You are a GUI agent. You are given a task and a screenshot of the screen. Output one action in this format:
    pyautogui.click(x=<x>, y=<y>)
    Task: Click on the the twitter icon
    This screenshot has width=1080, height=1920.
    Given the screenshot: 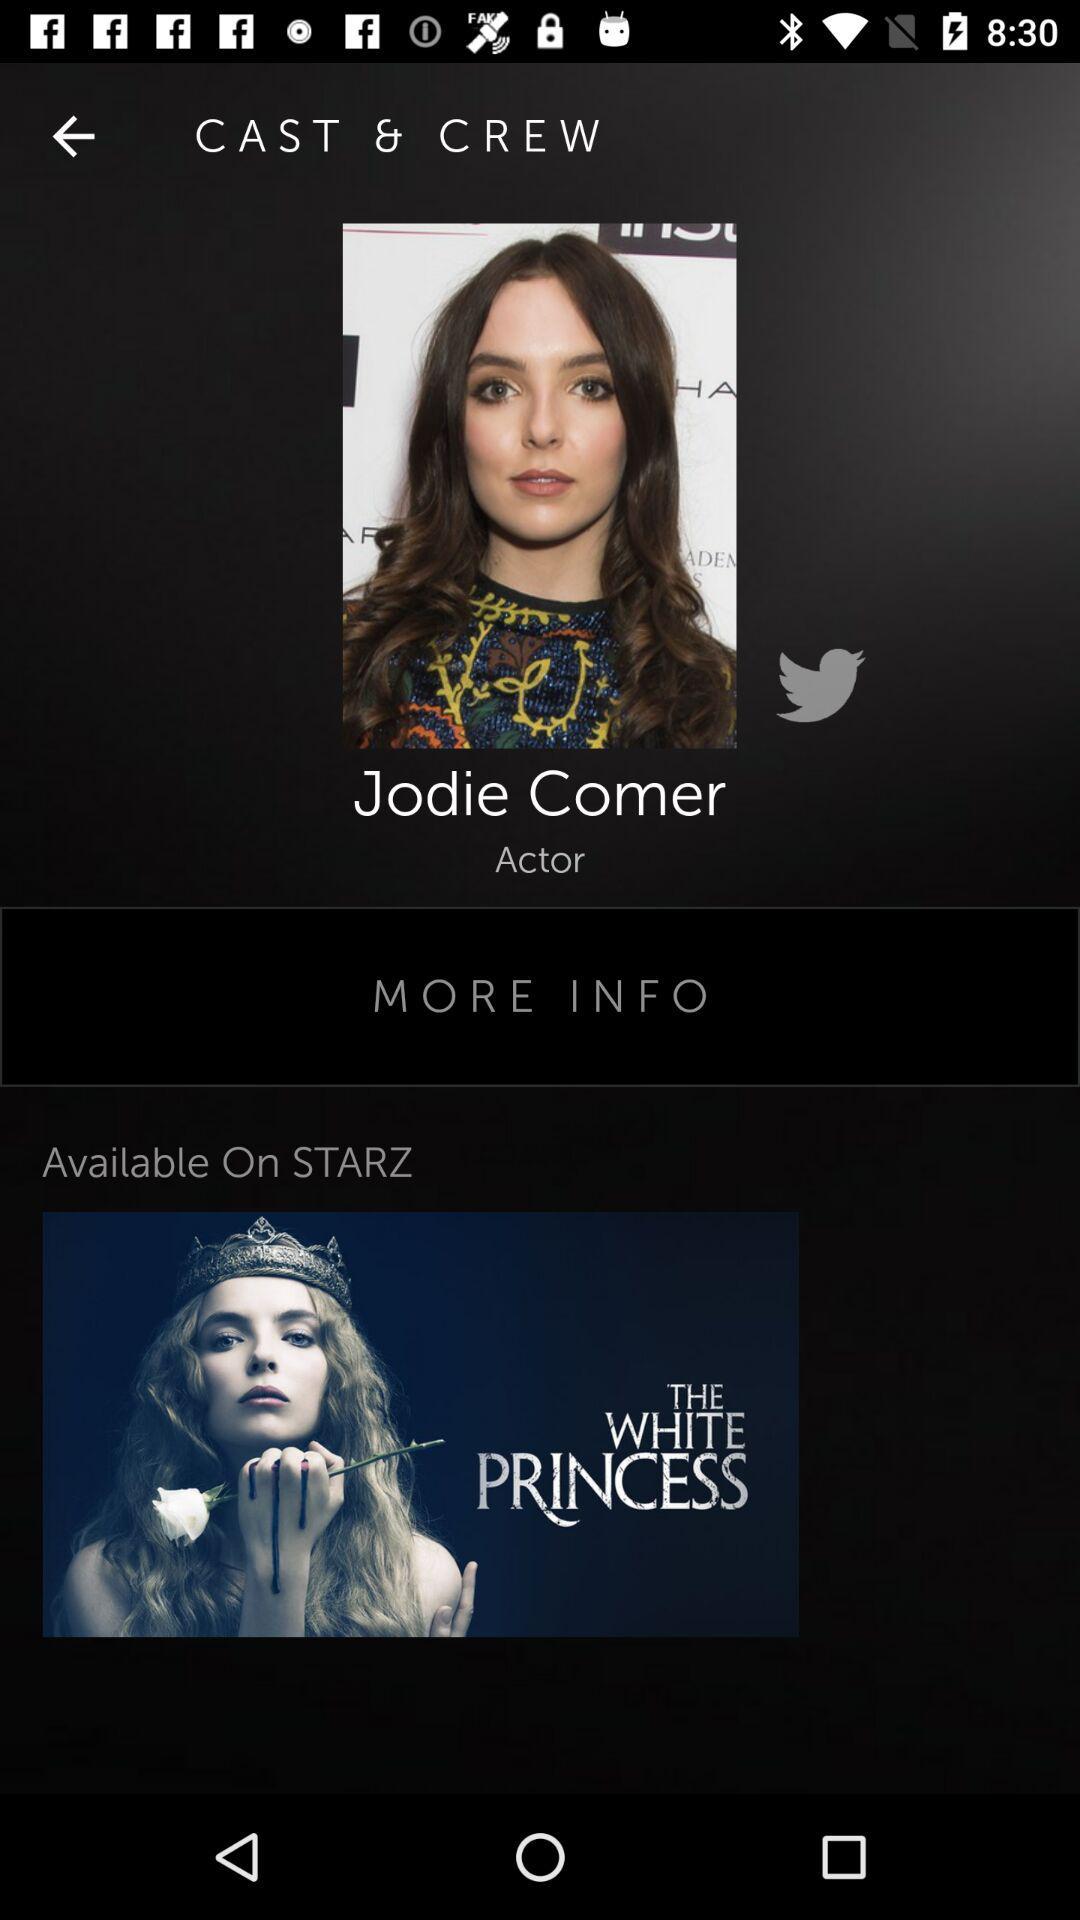 What is the action you would take?
    pyautogui.click(x=820, y=686)
    